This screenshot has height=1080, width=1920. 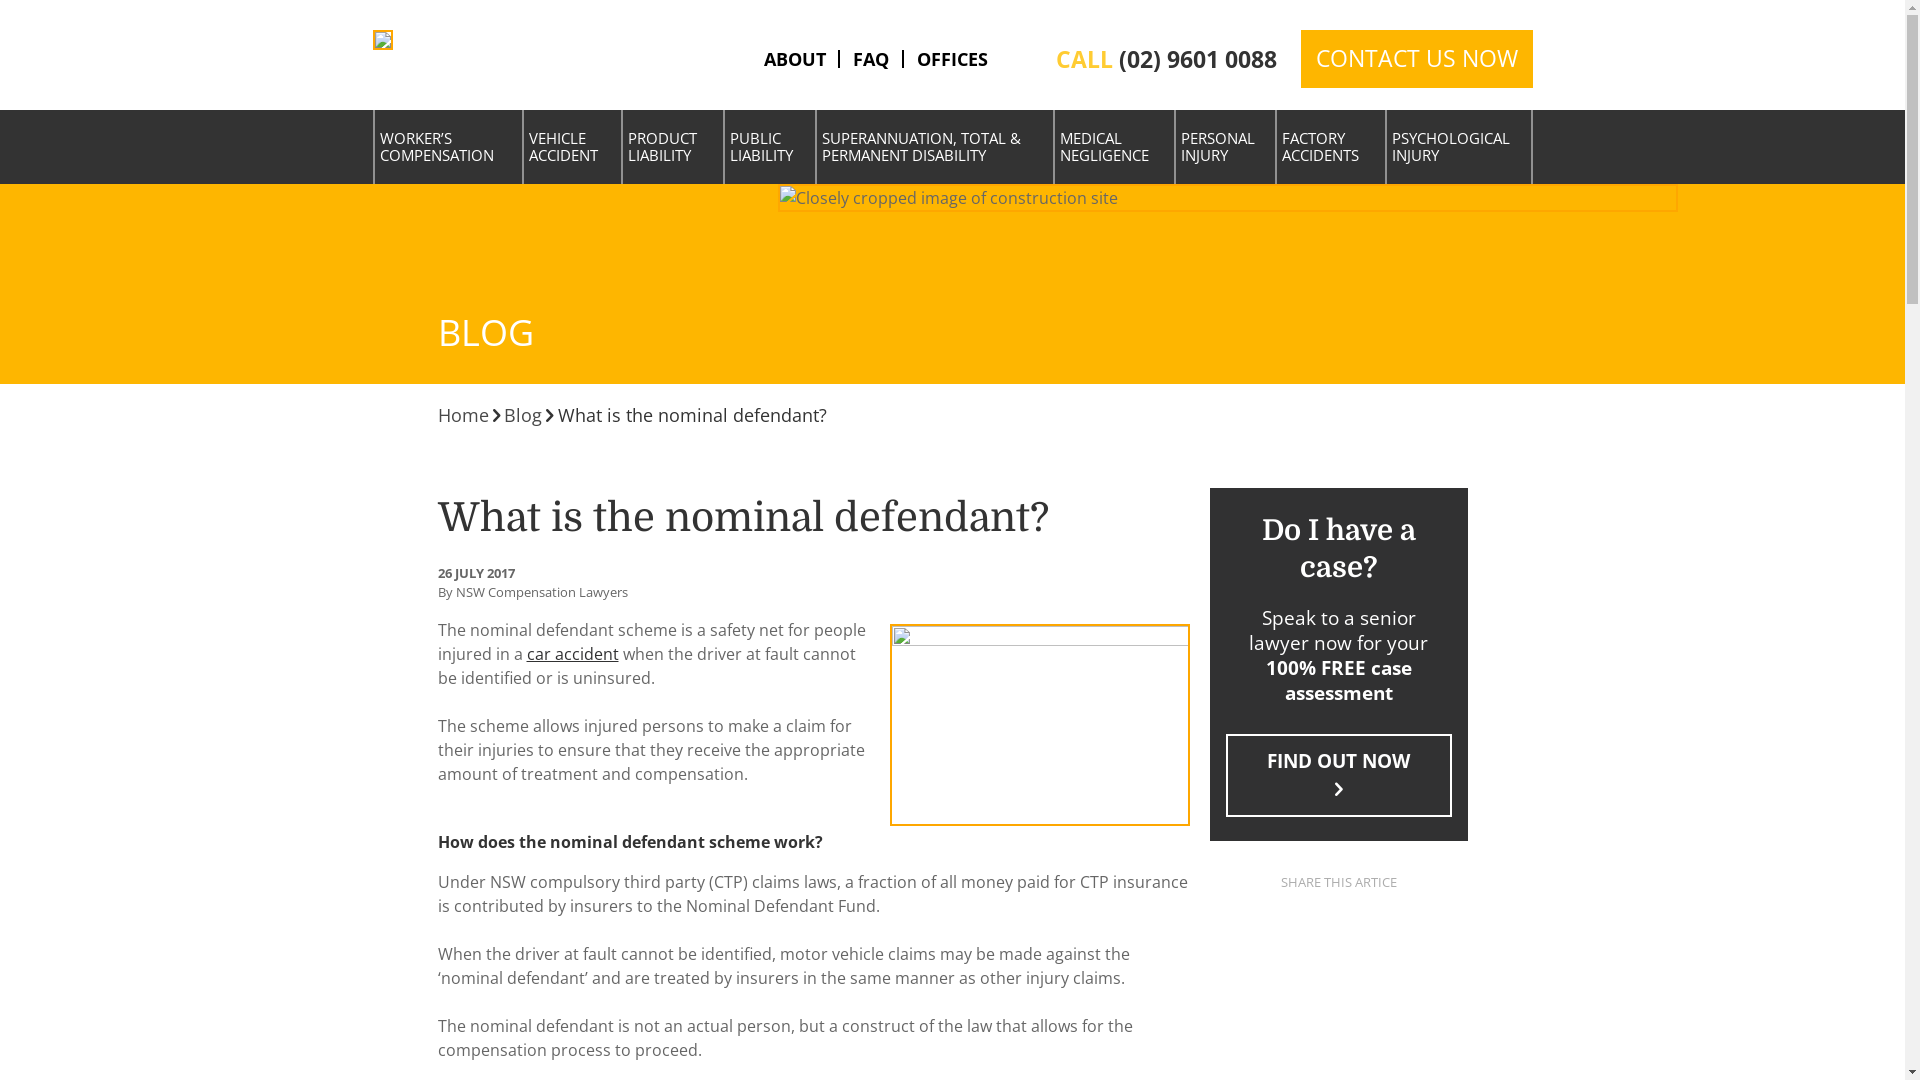 What do you see at coordinates (372, 39) in the screenshot?
I see `'NSW Compensation Lawyers'` at bounding box center [372, 39].